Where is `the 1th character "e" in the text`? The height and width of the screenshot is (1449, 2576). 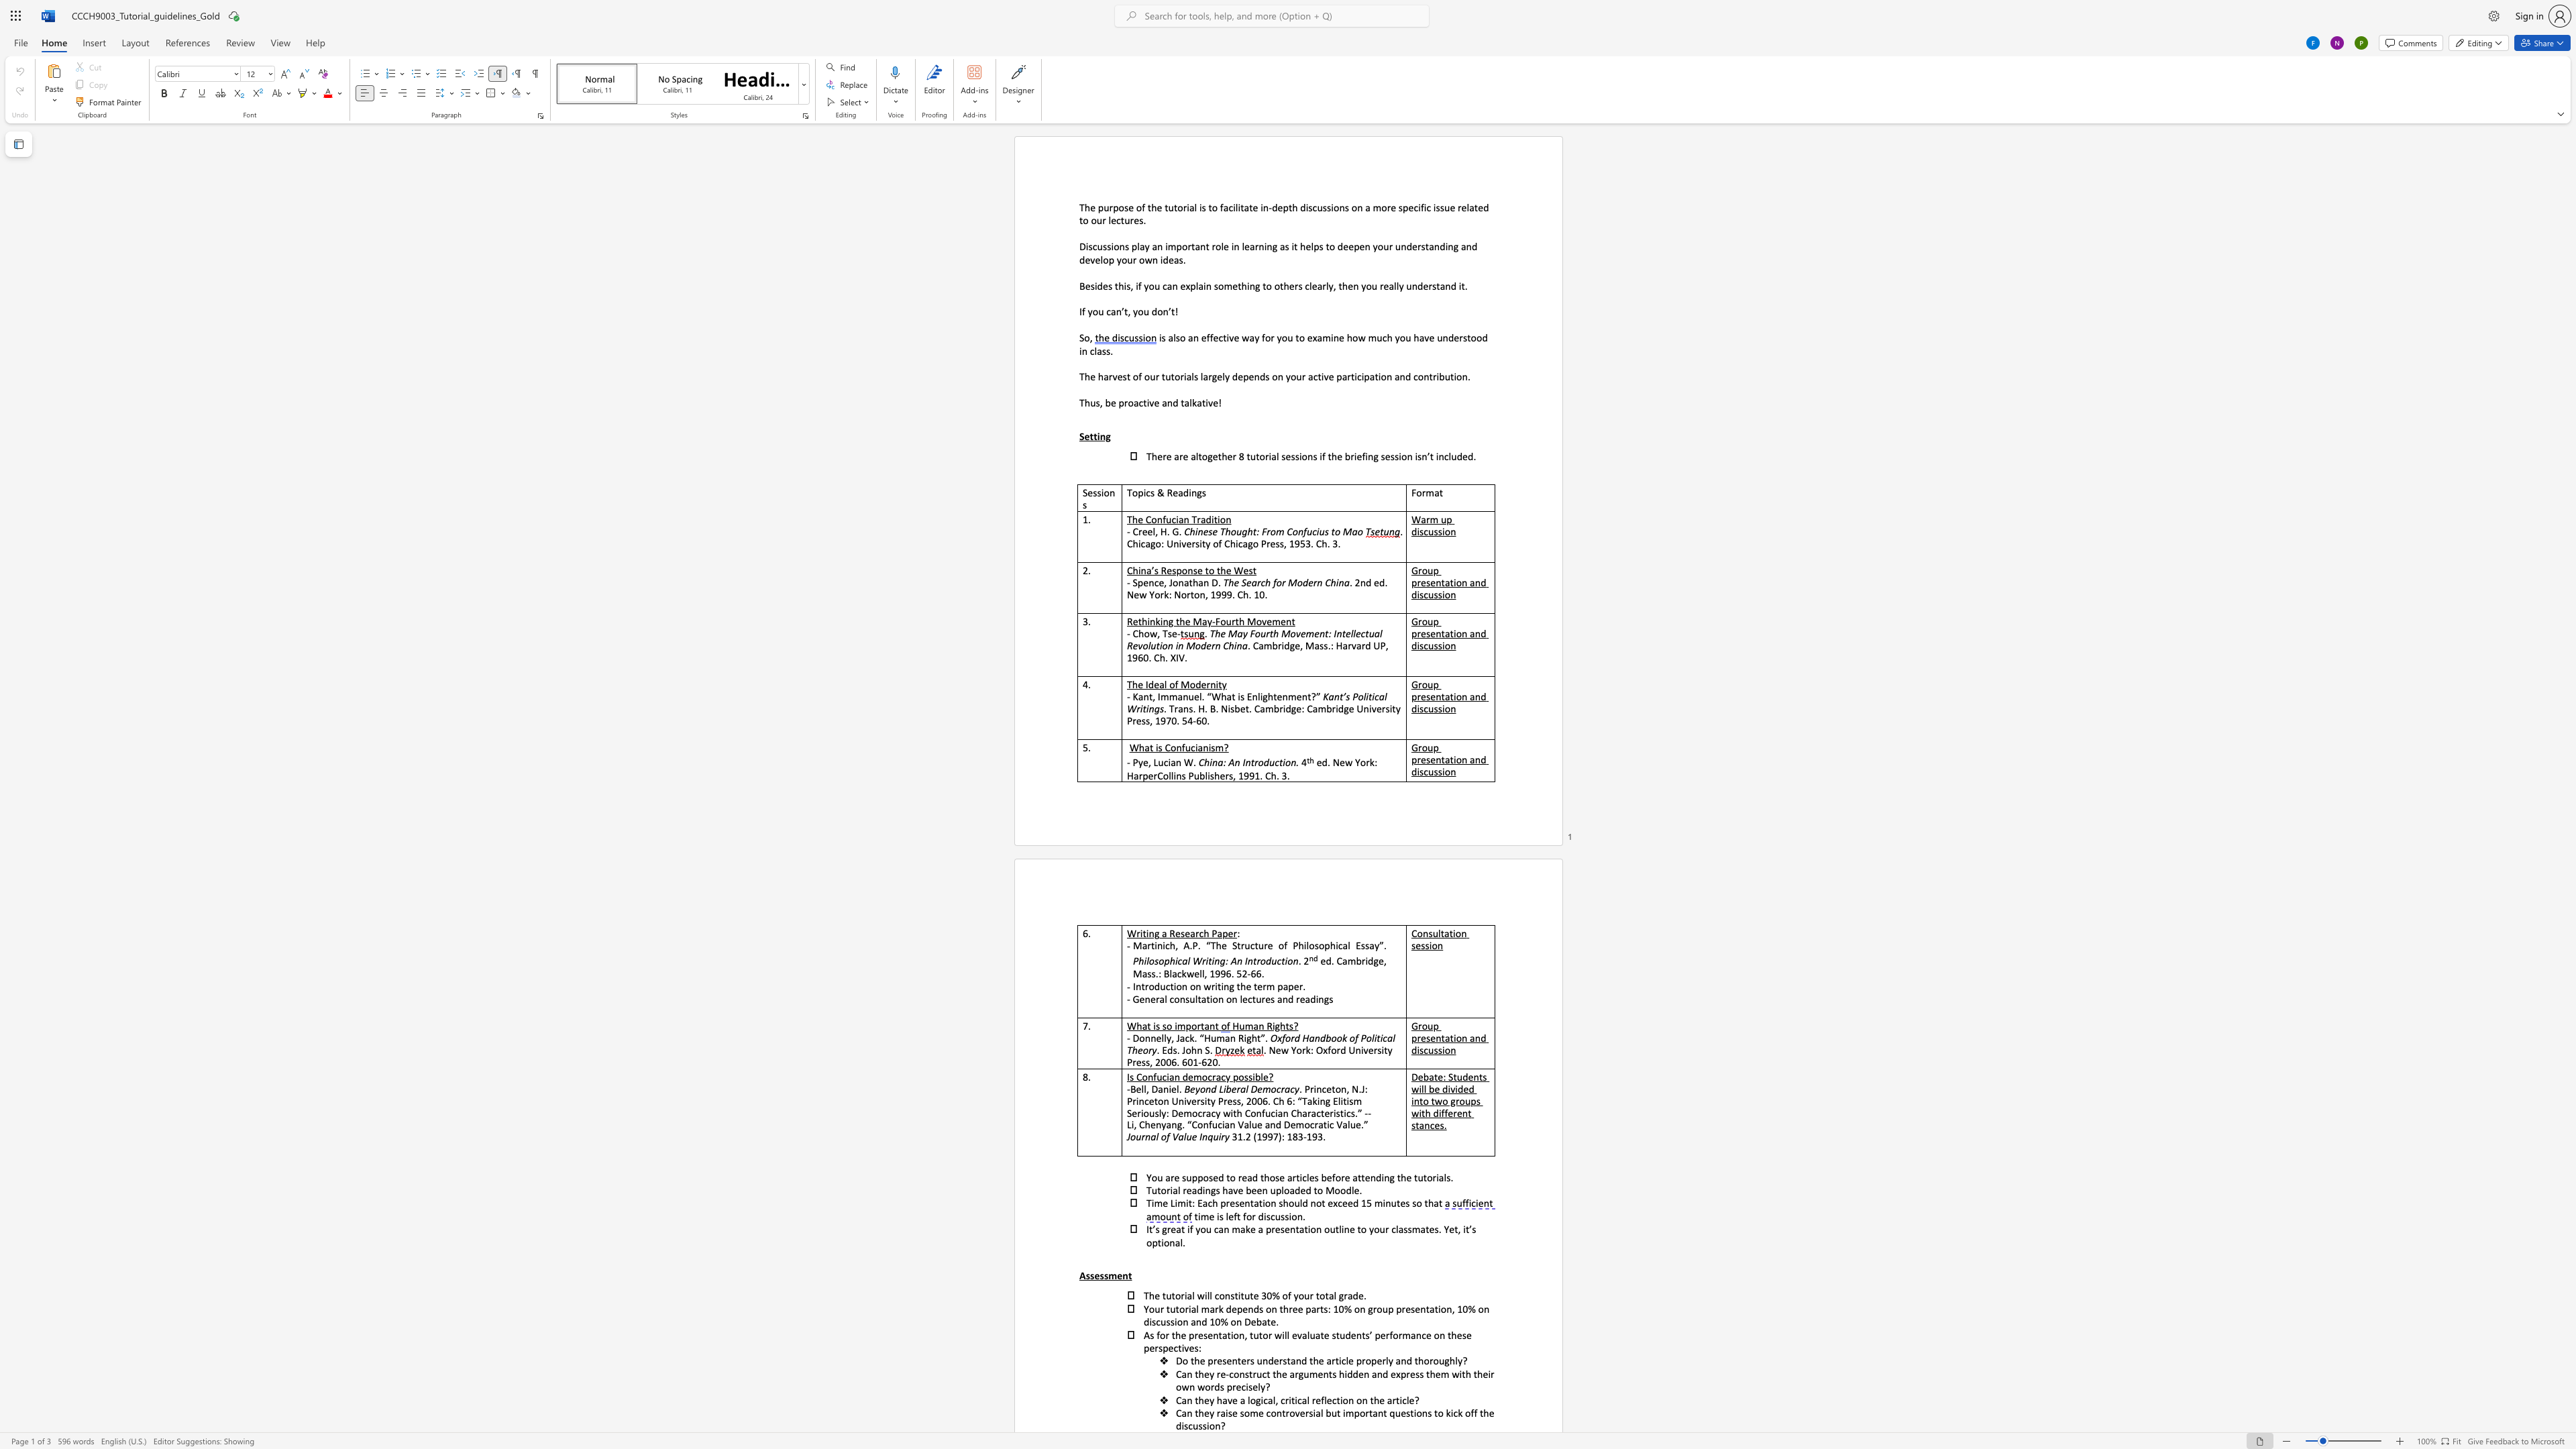 the 1th character "e" in the text is located at coordinates (1092, 376).